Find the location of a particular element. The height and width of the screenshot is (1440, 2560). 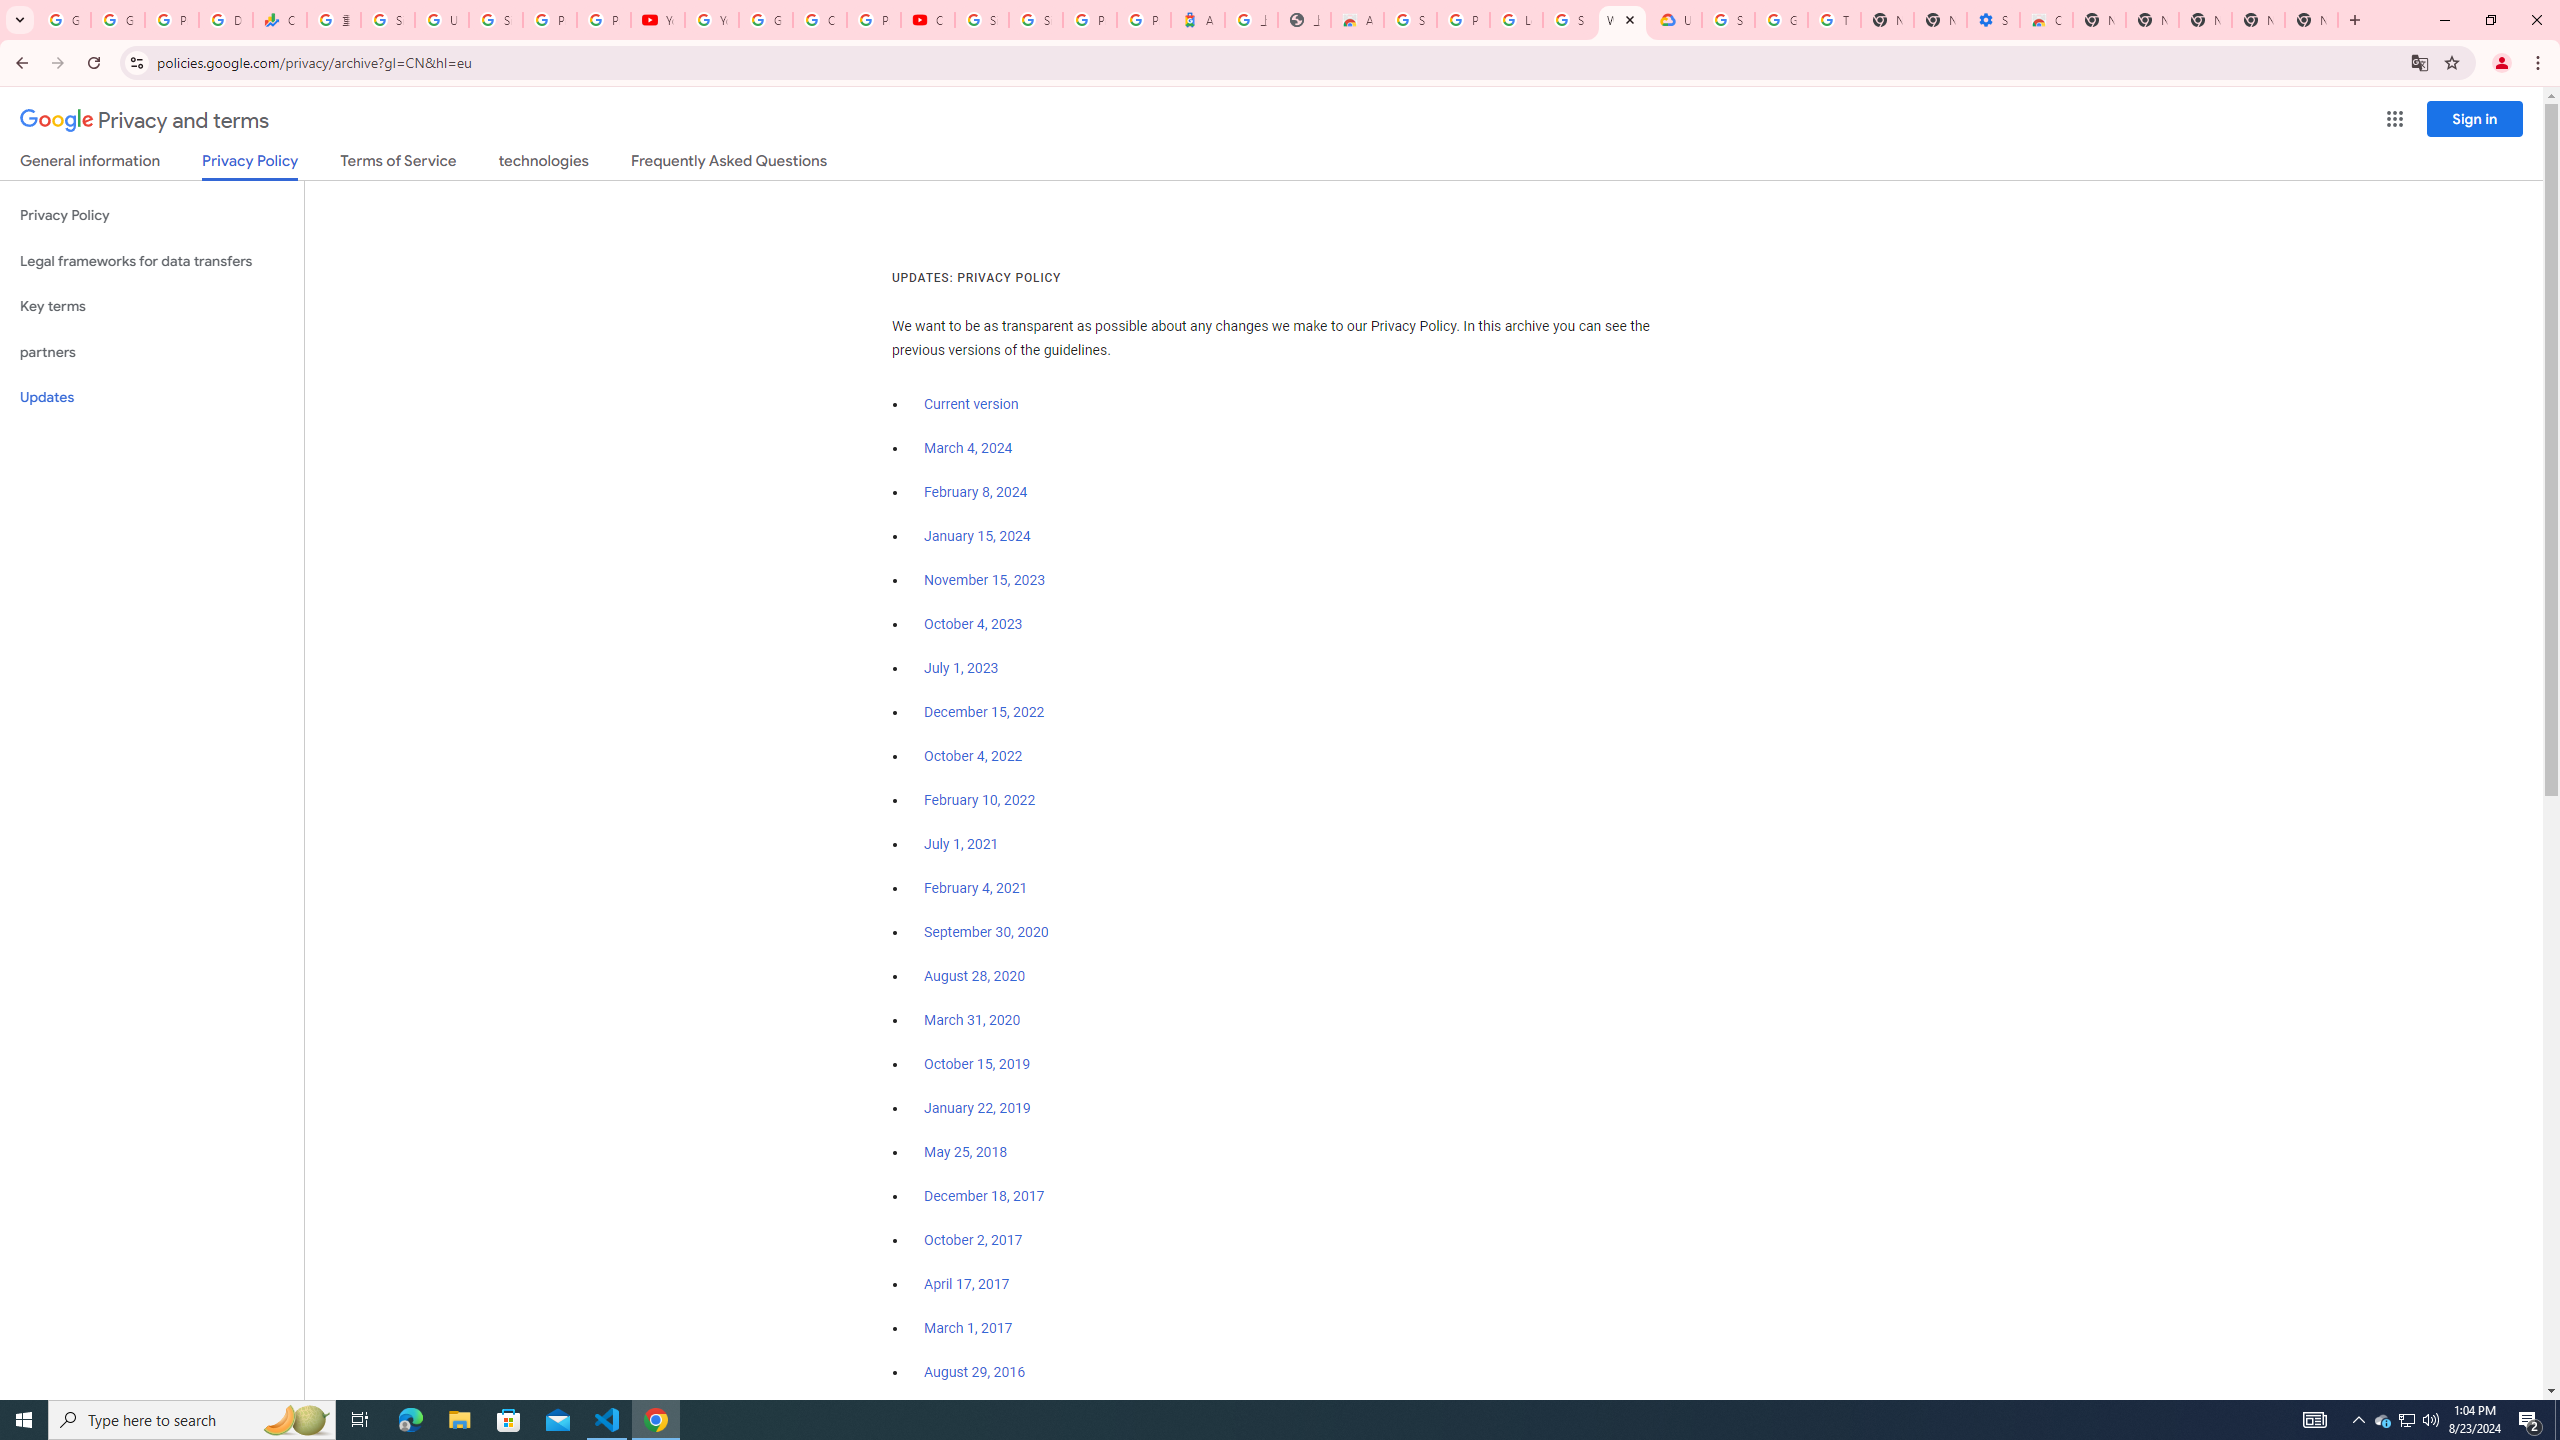

'October 4, 2022' is located at coordinates (974, 755).